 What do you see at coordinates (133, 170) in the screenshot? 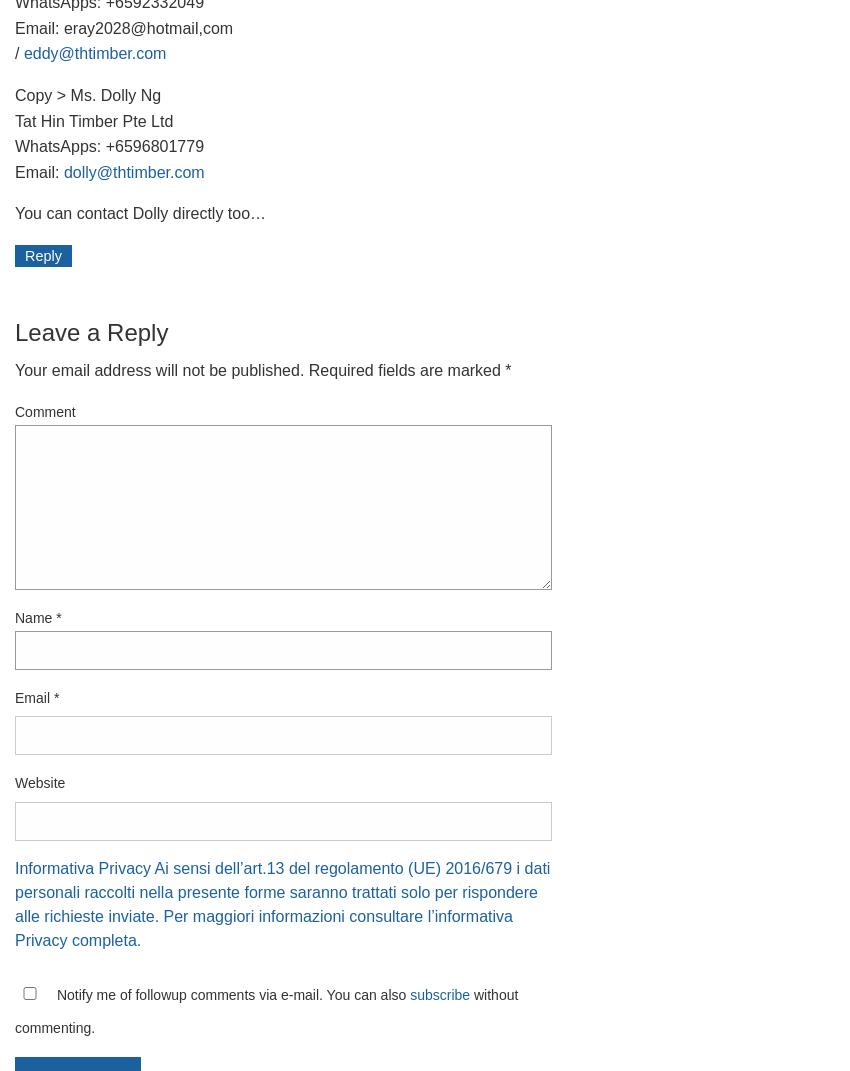
I see `'dolly@thtimber.com'` at bounding box center [133, 170].